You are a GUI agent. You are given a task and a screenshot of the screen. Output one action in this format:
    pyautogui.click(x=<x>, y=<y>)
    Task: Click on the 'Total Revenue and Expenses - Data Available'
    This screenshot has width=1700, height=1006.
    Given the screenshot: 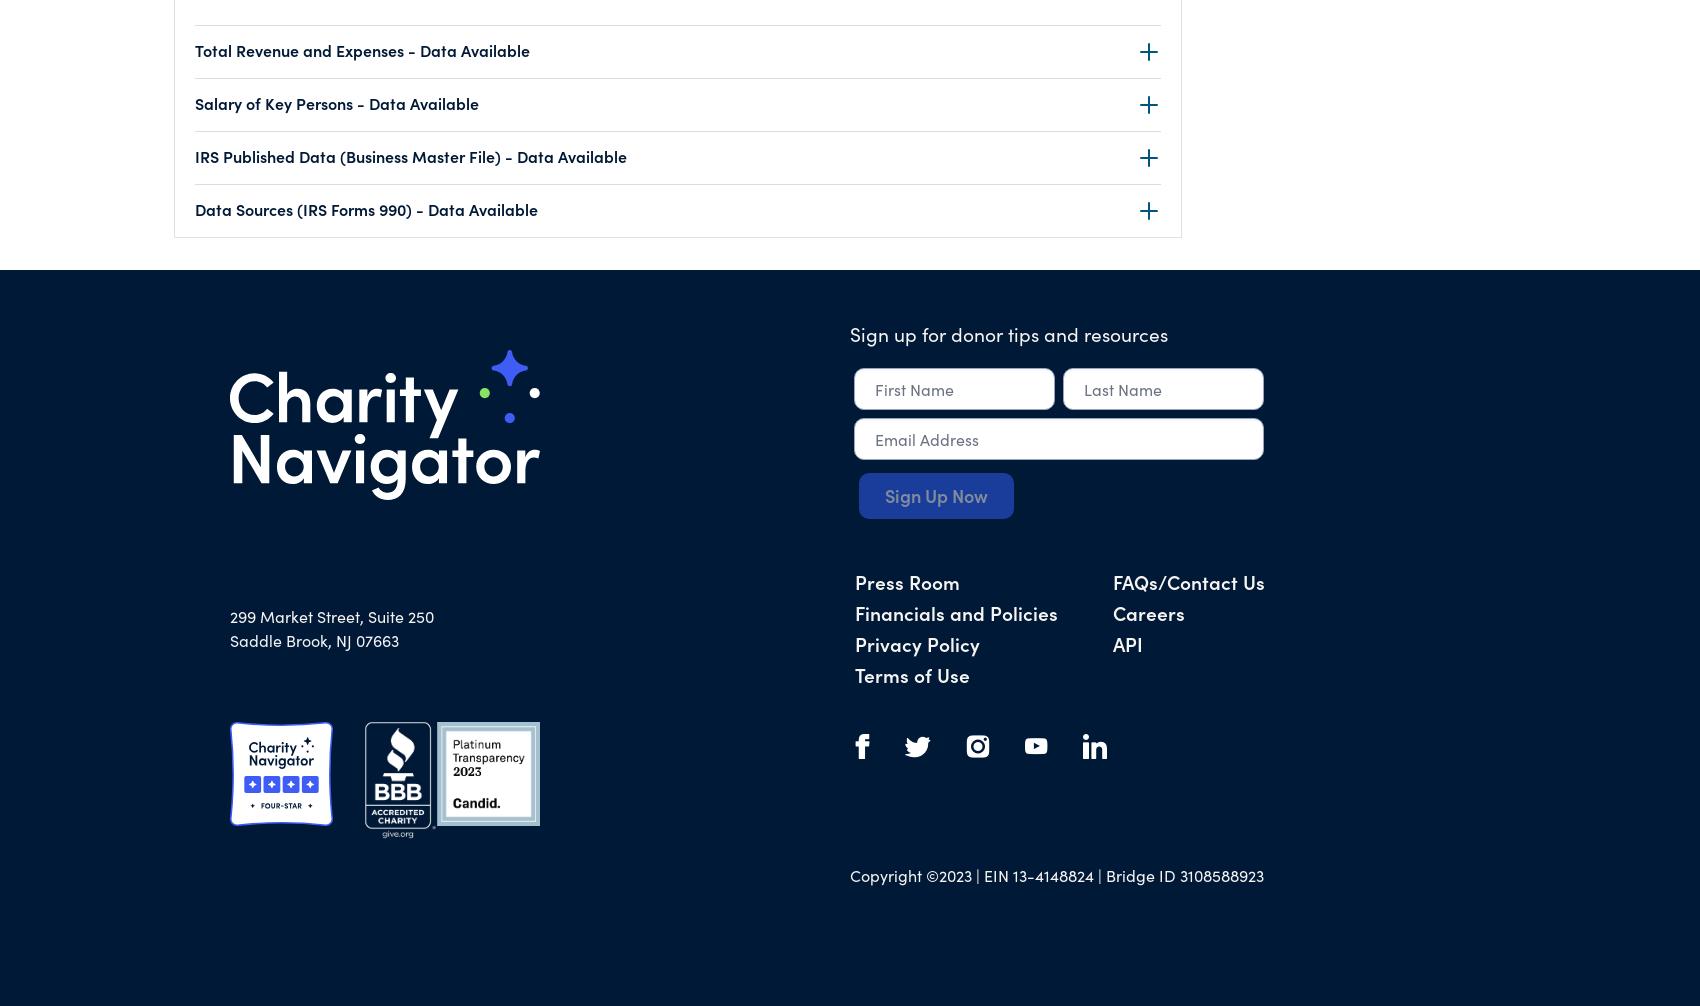 What is the action you would take?
    pyautogui.click(x=361, y=49)
    